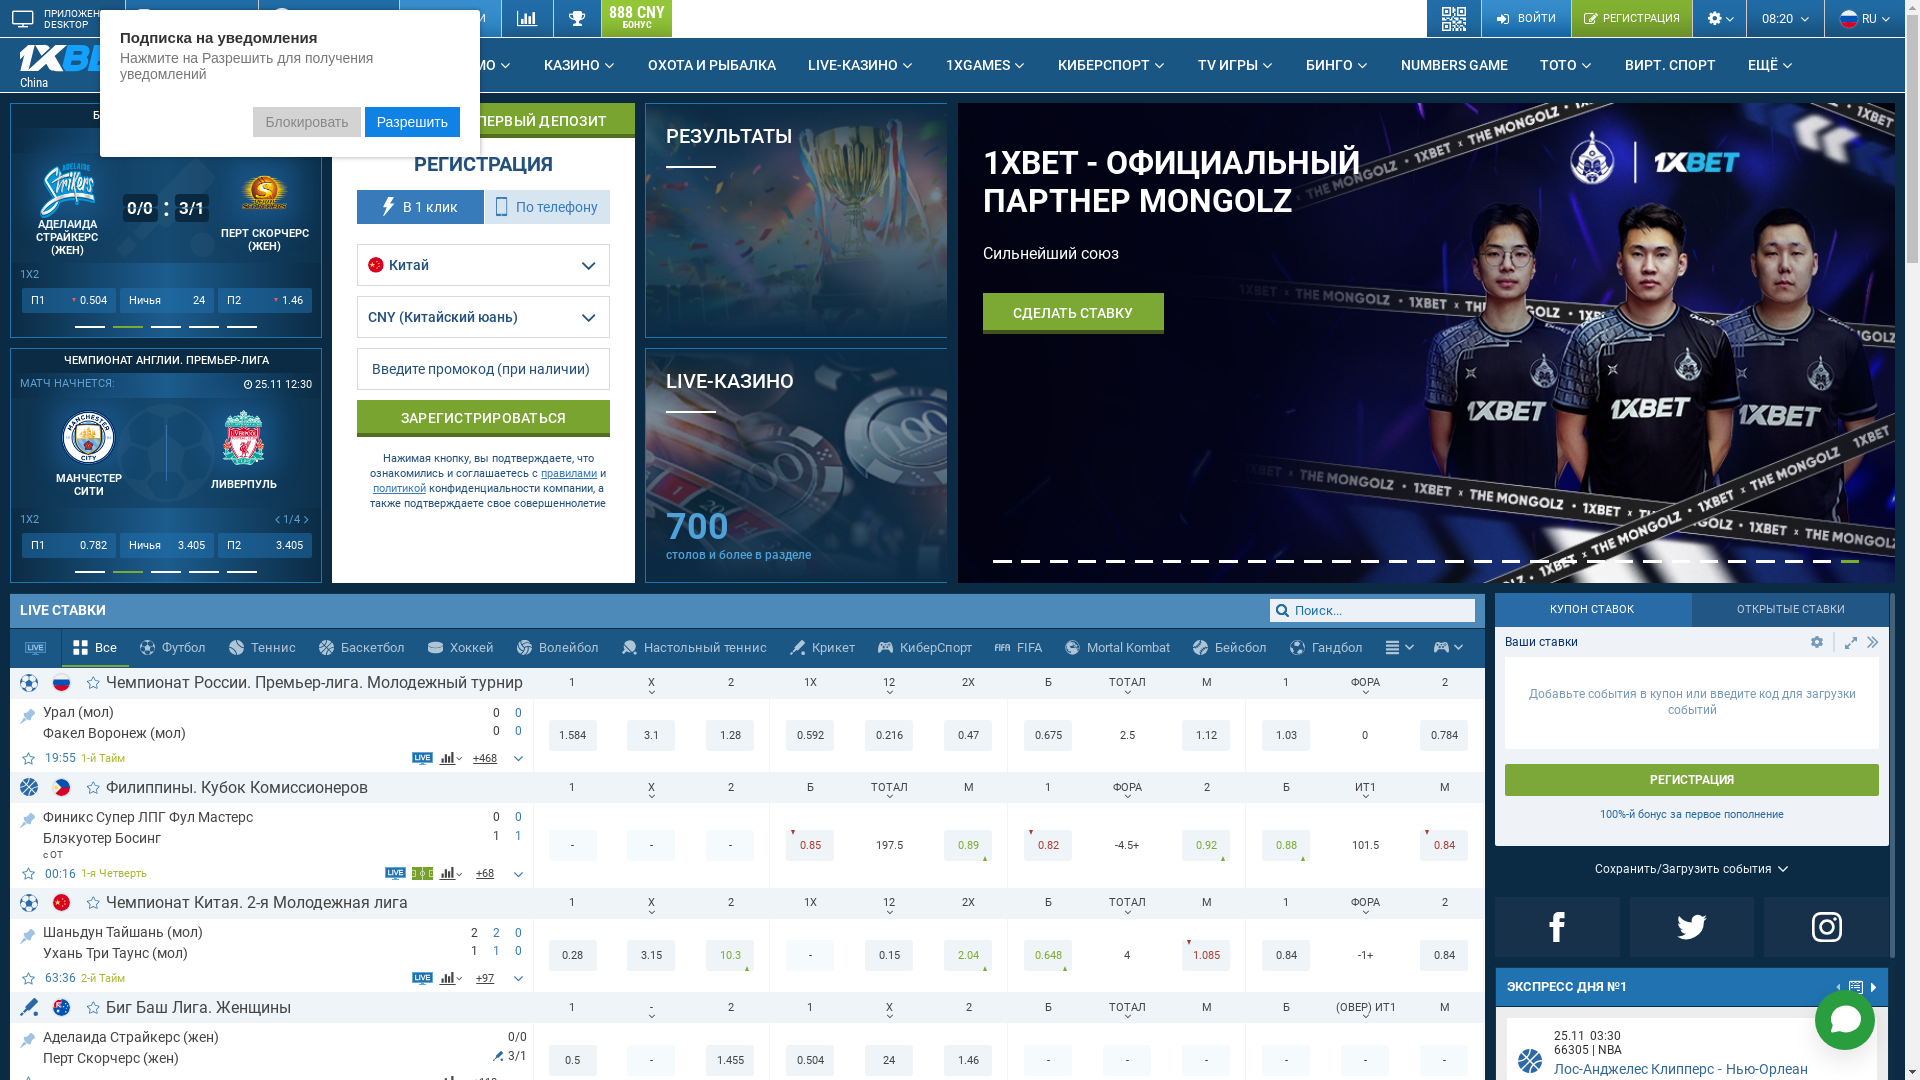 This screenshot has height=1080, width=1920. Describe the element at coordinates (485, 873) in the screenshot. I see `'+66'` at that location.